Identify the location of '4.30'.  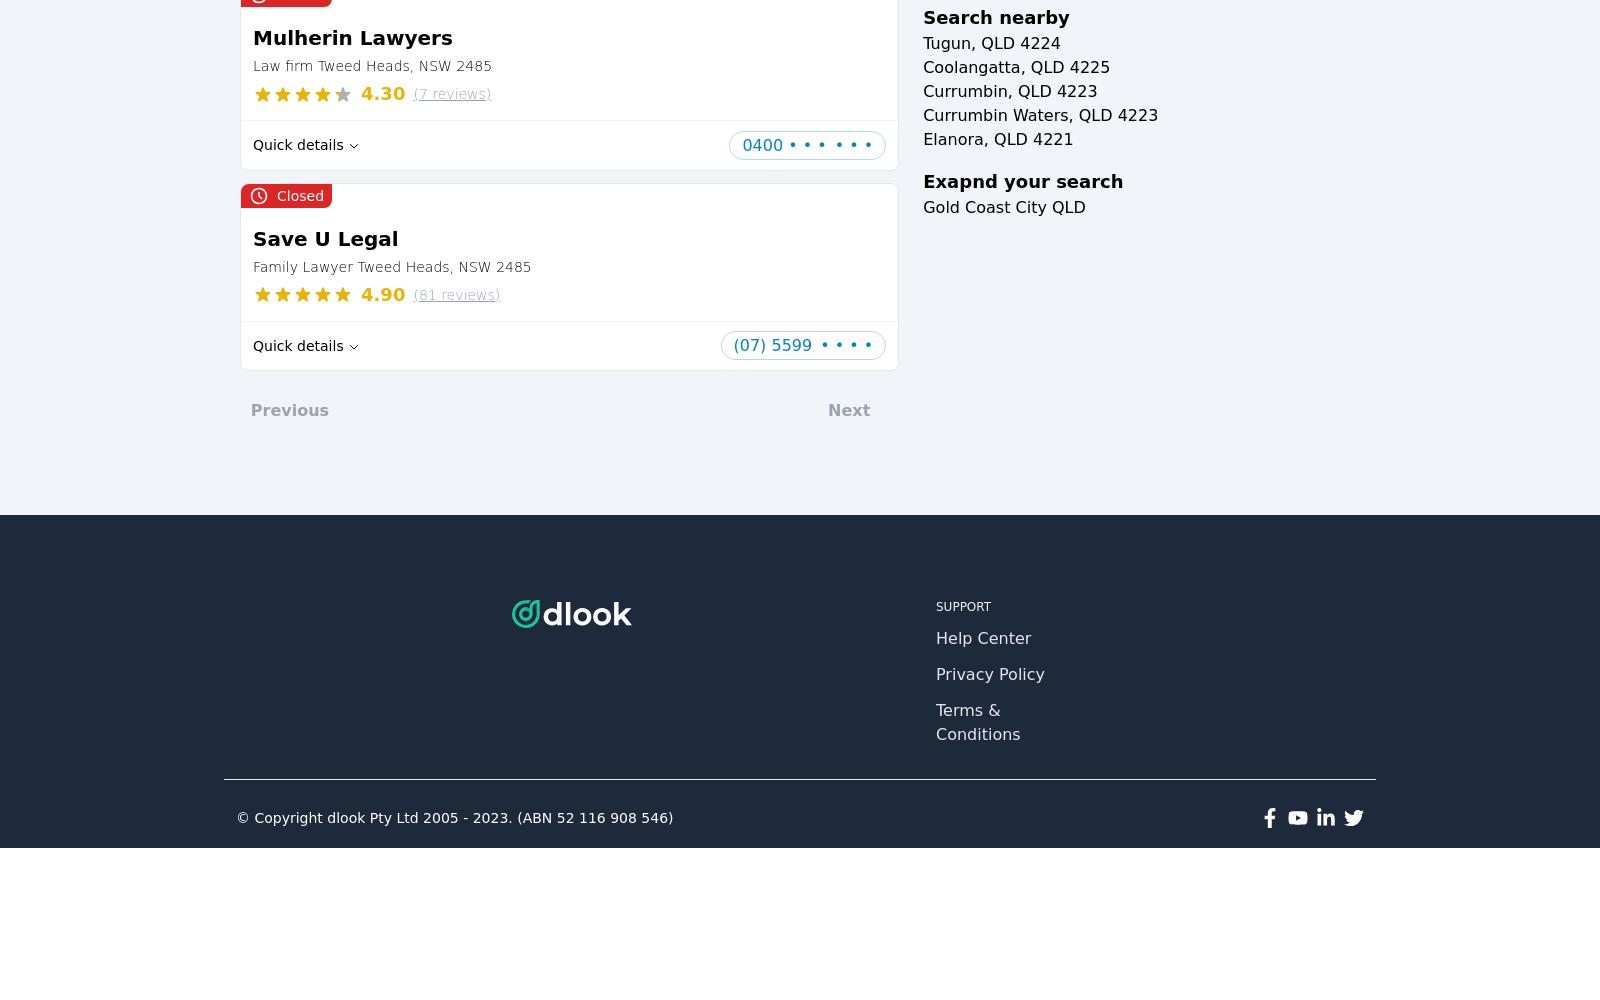
(383, 92).